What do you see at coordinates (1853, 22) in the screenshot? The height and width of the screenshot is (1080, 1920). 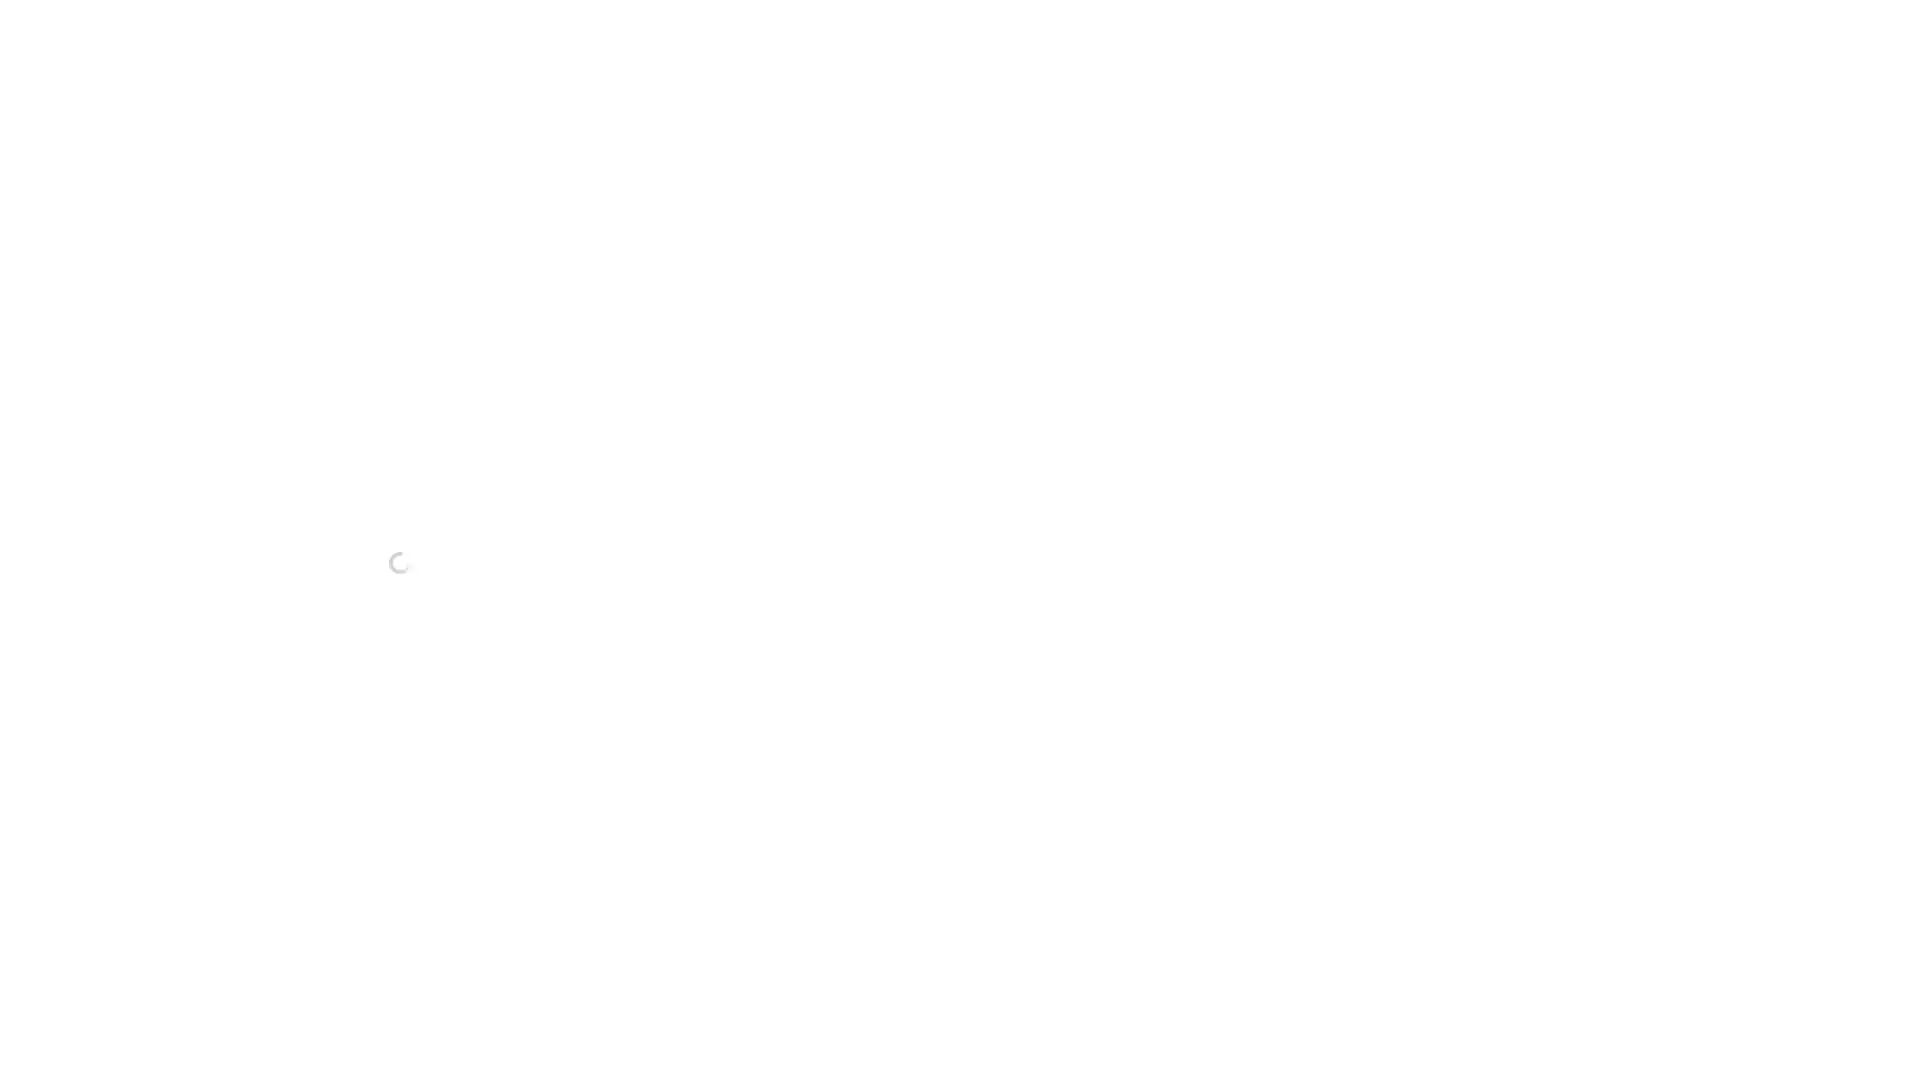 I see `Try Notion` at bounding box center [1853, 22].